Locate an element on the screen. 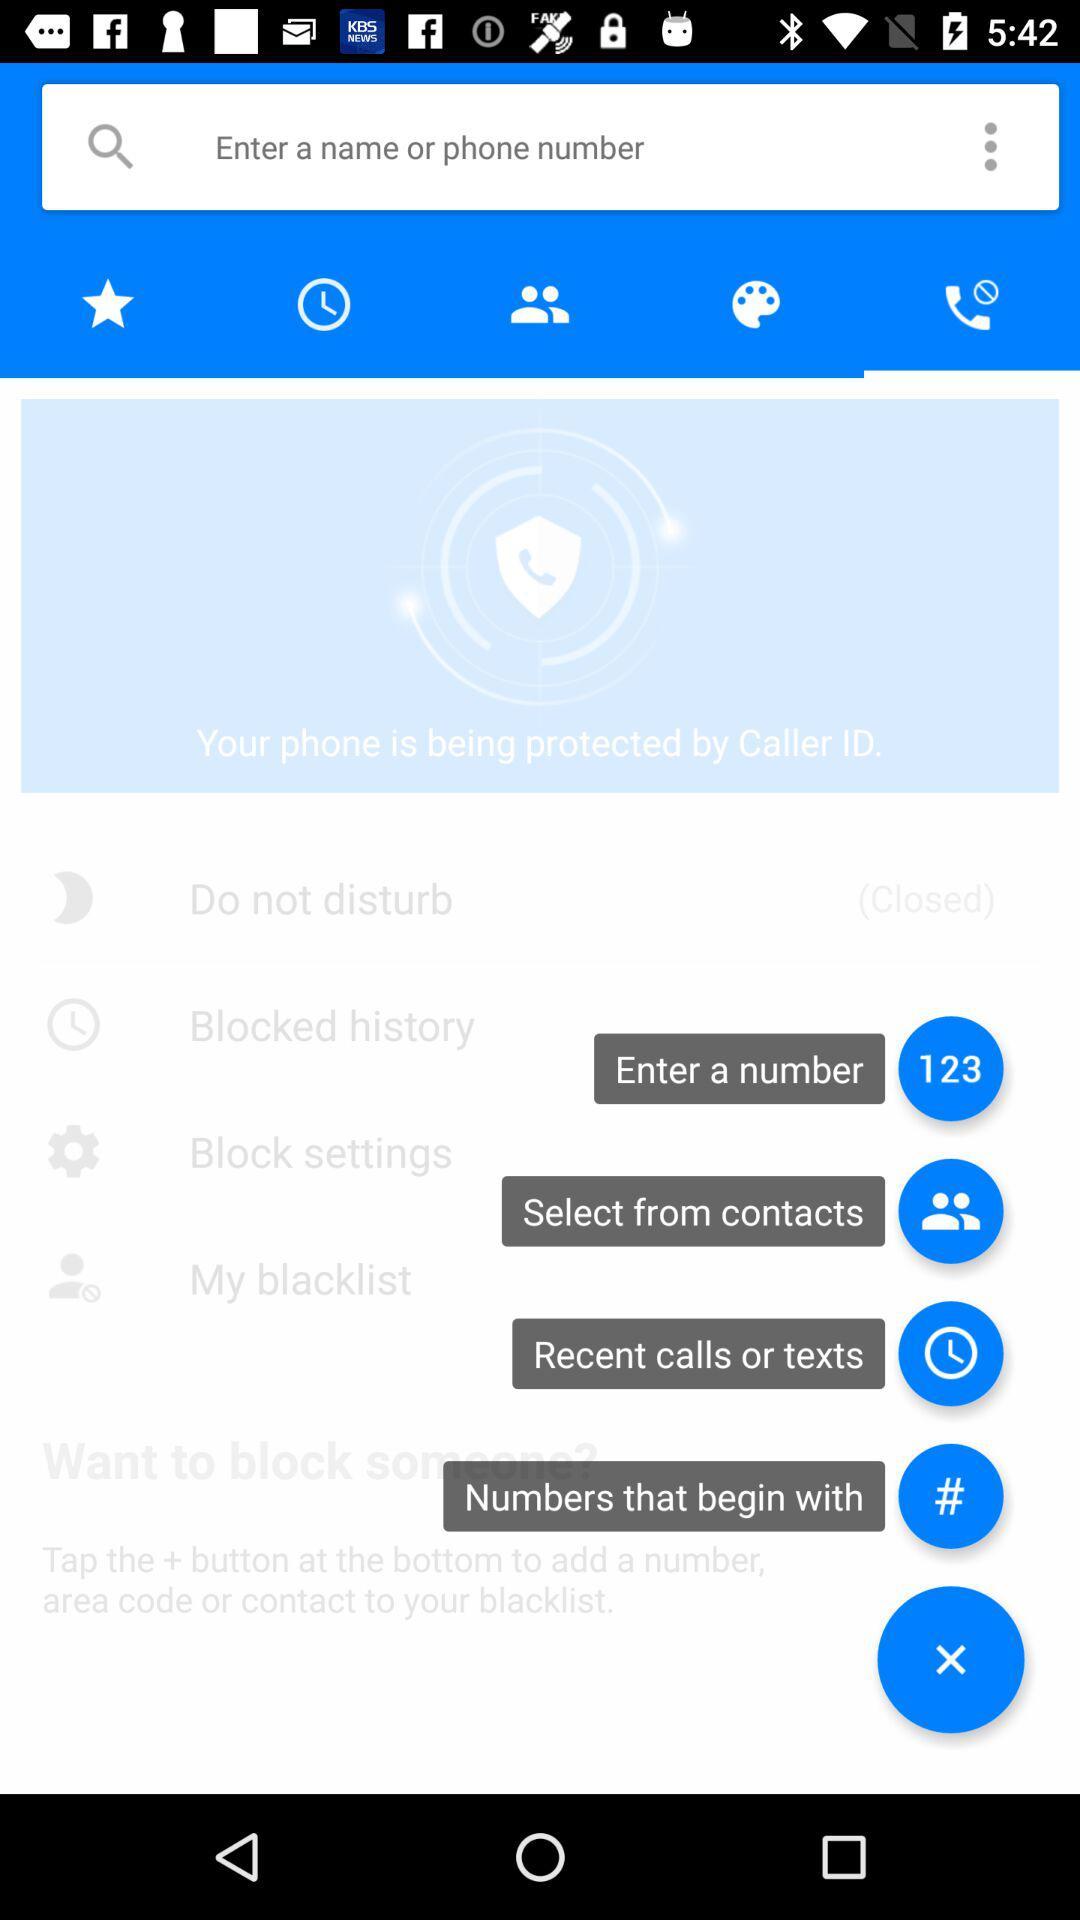  the close icon is located at coordinates (950, 1659).